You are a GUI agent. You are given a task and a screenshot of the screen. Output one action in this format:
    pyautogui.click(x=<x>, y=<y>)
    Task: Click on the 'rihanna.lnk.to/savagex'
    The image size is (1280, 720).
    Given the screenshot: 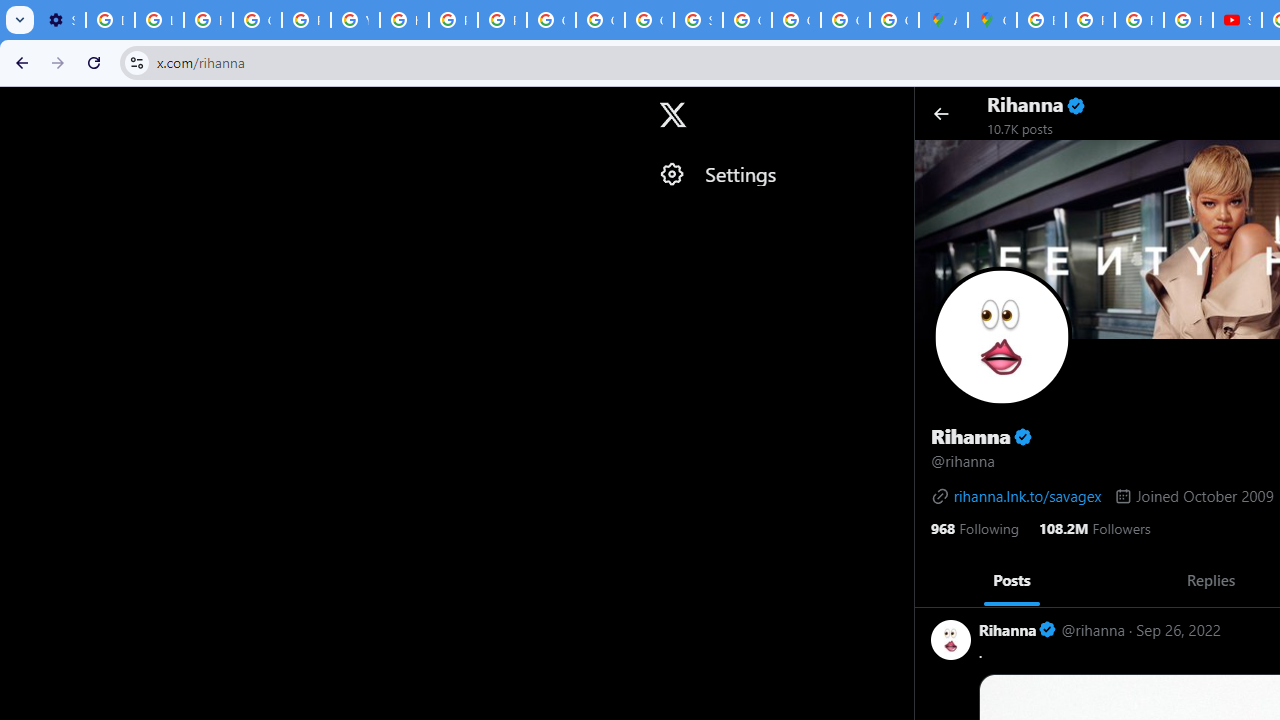 What is the action you would take?
    pyautogui.click(x=1016, y=495)
    